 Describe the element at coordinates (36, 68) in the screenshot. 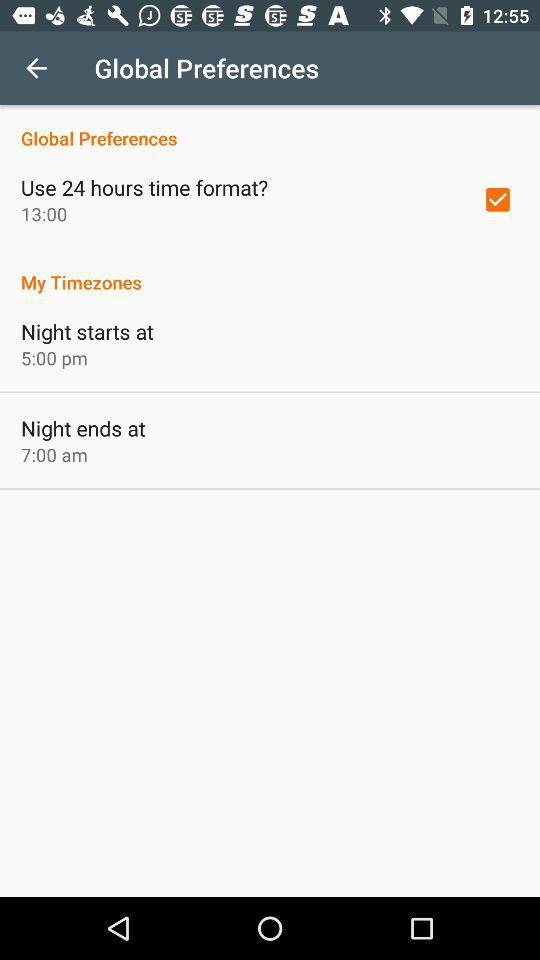

I see `the icon next to the global preferences item` at that location.